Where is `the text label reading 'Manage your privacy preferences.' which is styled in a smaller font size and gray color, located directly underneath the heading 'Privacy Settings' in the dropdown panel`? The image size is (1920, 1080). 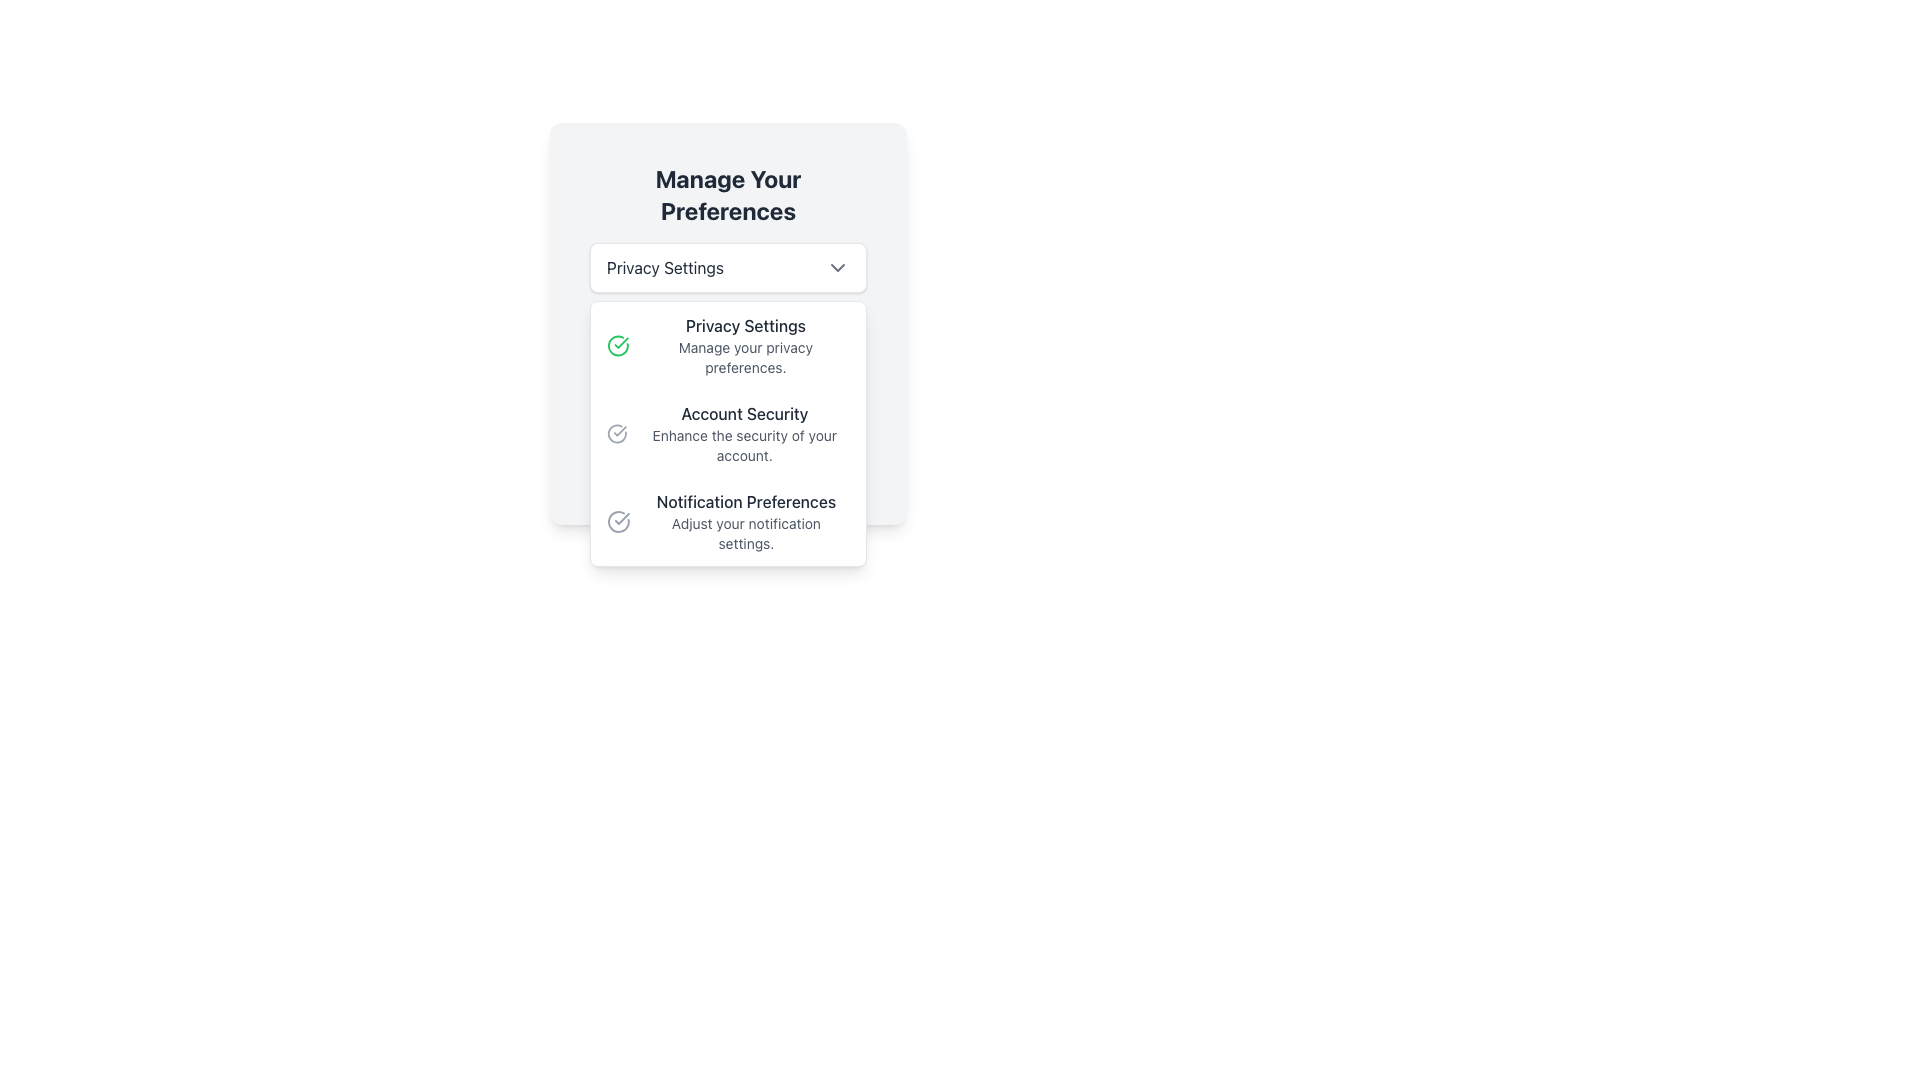 the text label reading 'Manage your privacy preferences.' which is styled in a smaller font size and gray color, located directly underneath the heading 'Privacy Settings' in the dropdown panel is located at coordinates (744, 357).